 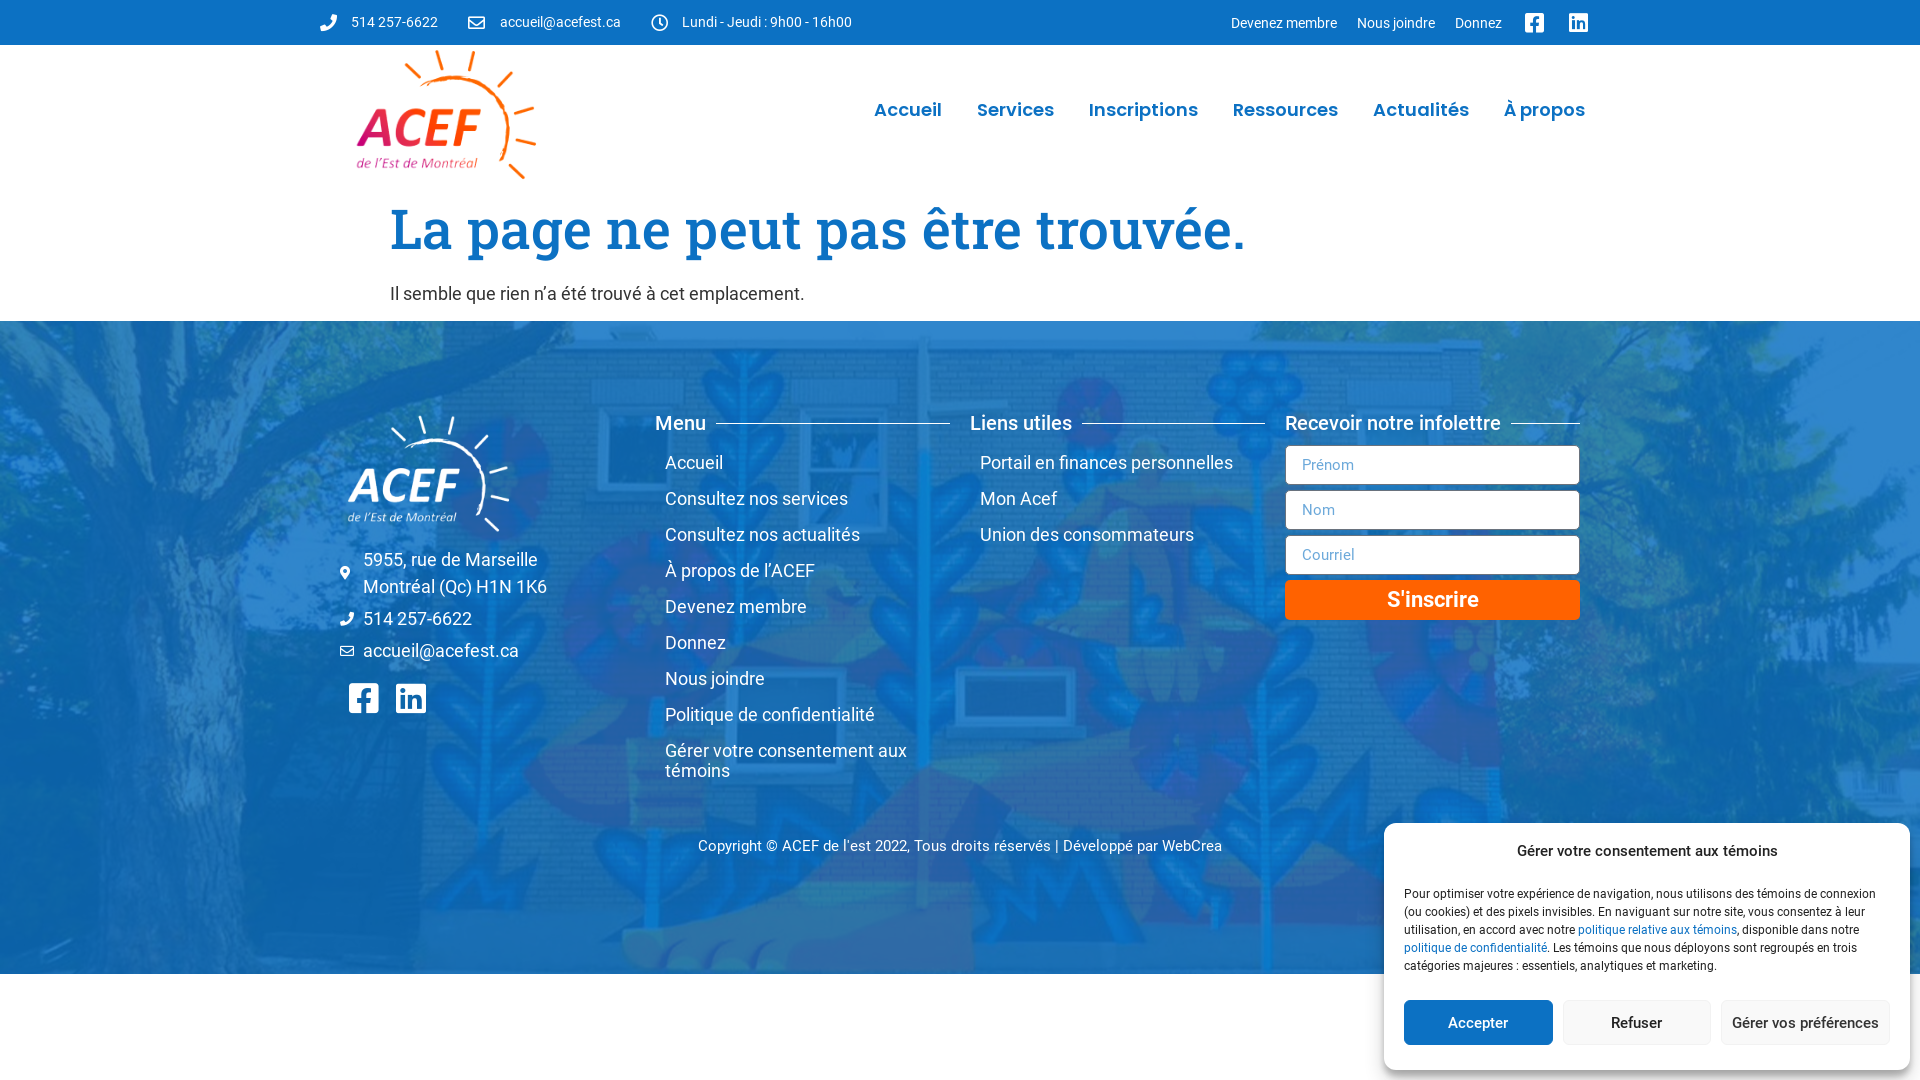 I want to click on 'Portail en finances personnelles', so click(x=1116, y=462).